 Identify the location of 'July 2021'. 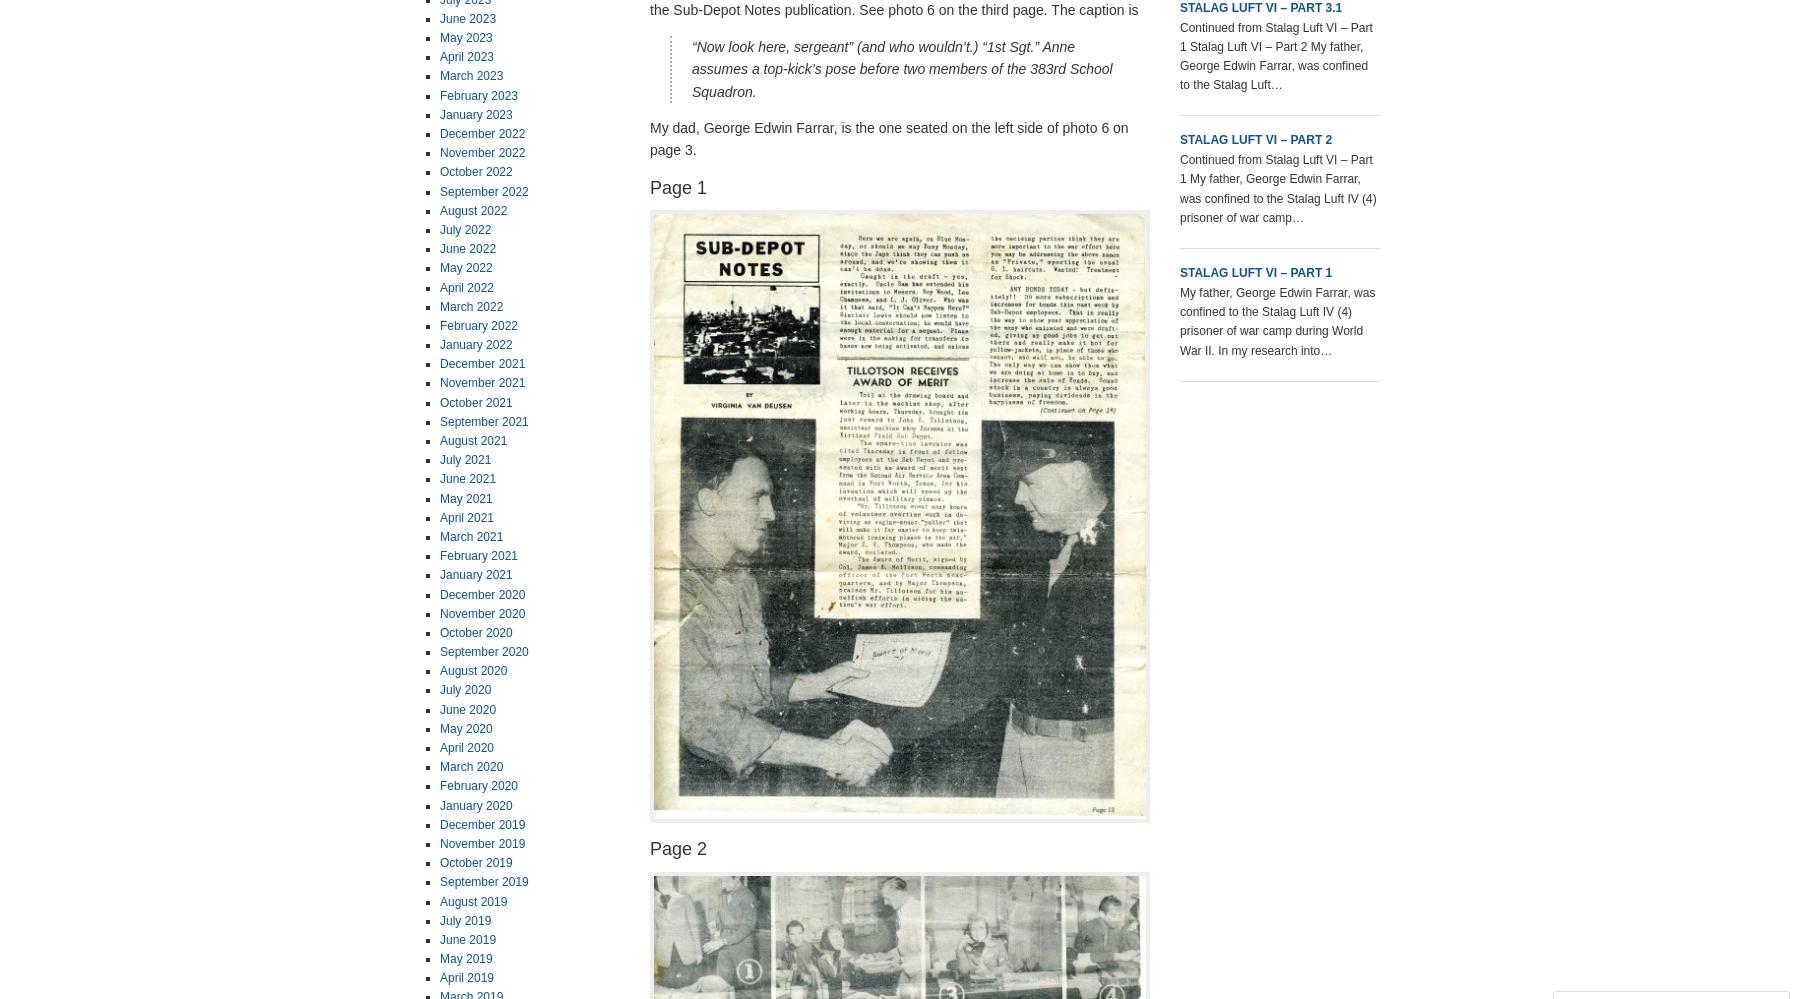
(464, 460).